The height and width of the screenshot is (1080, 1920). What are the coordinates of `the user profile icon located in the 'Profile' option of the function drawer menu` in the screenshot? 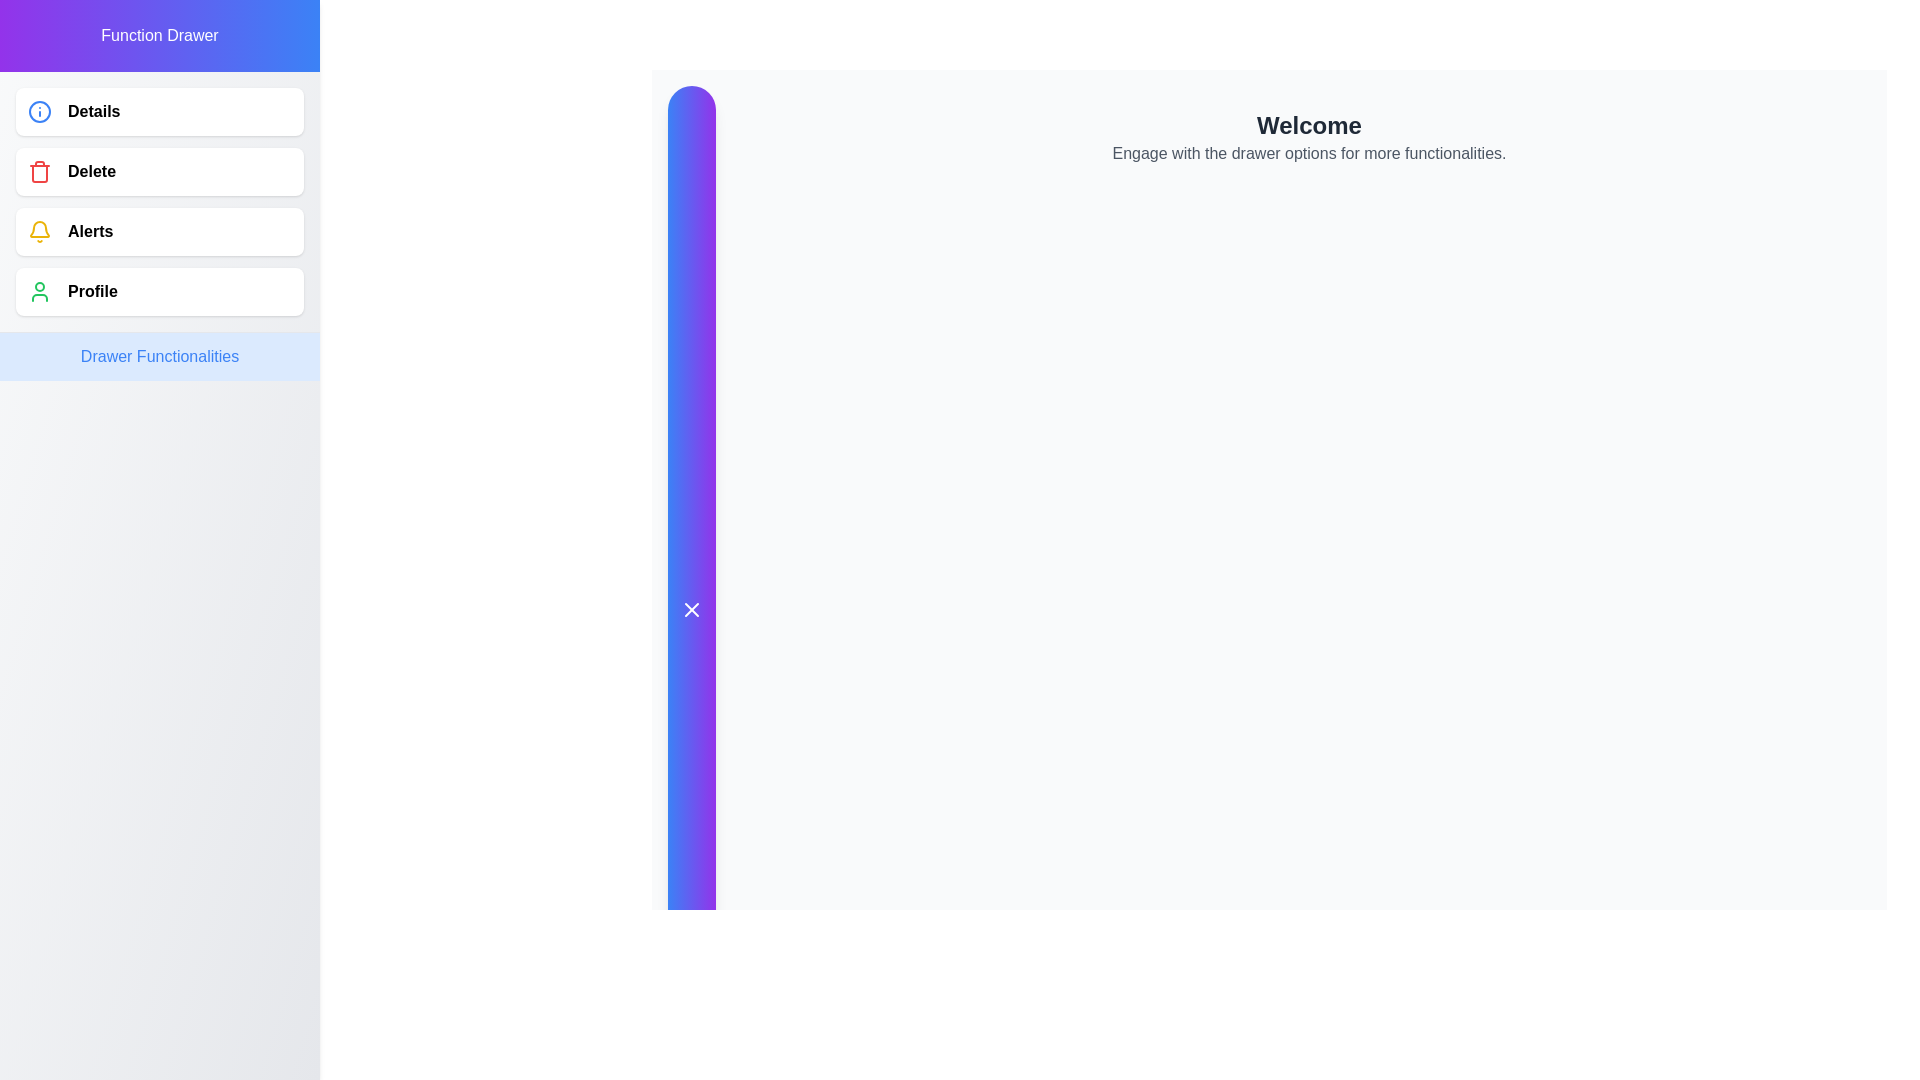 It's located at (39, 292).